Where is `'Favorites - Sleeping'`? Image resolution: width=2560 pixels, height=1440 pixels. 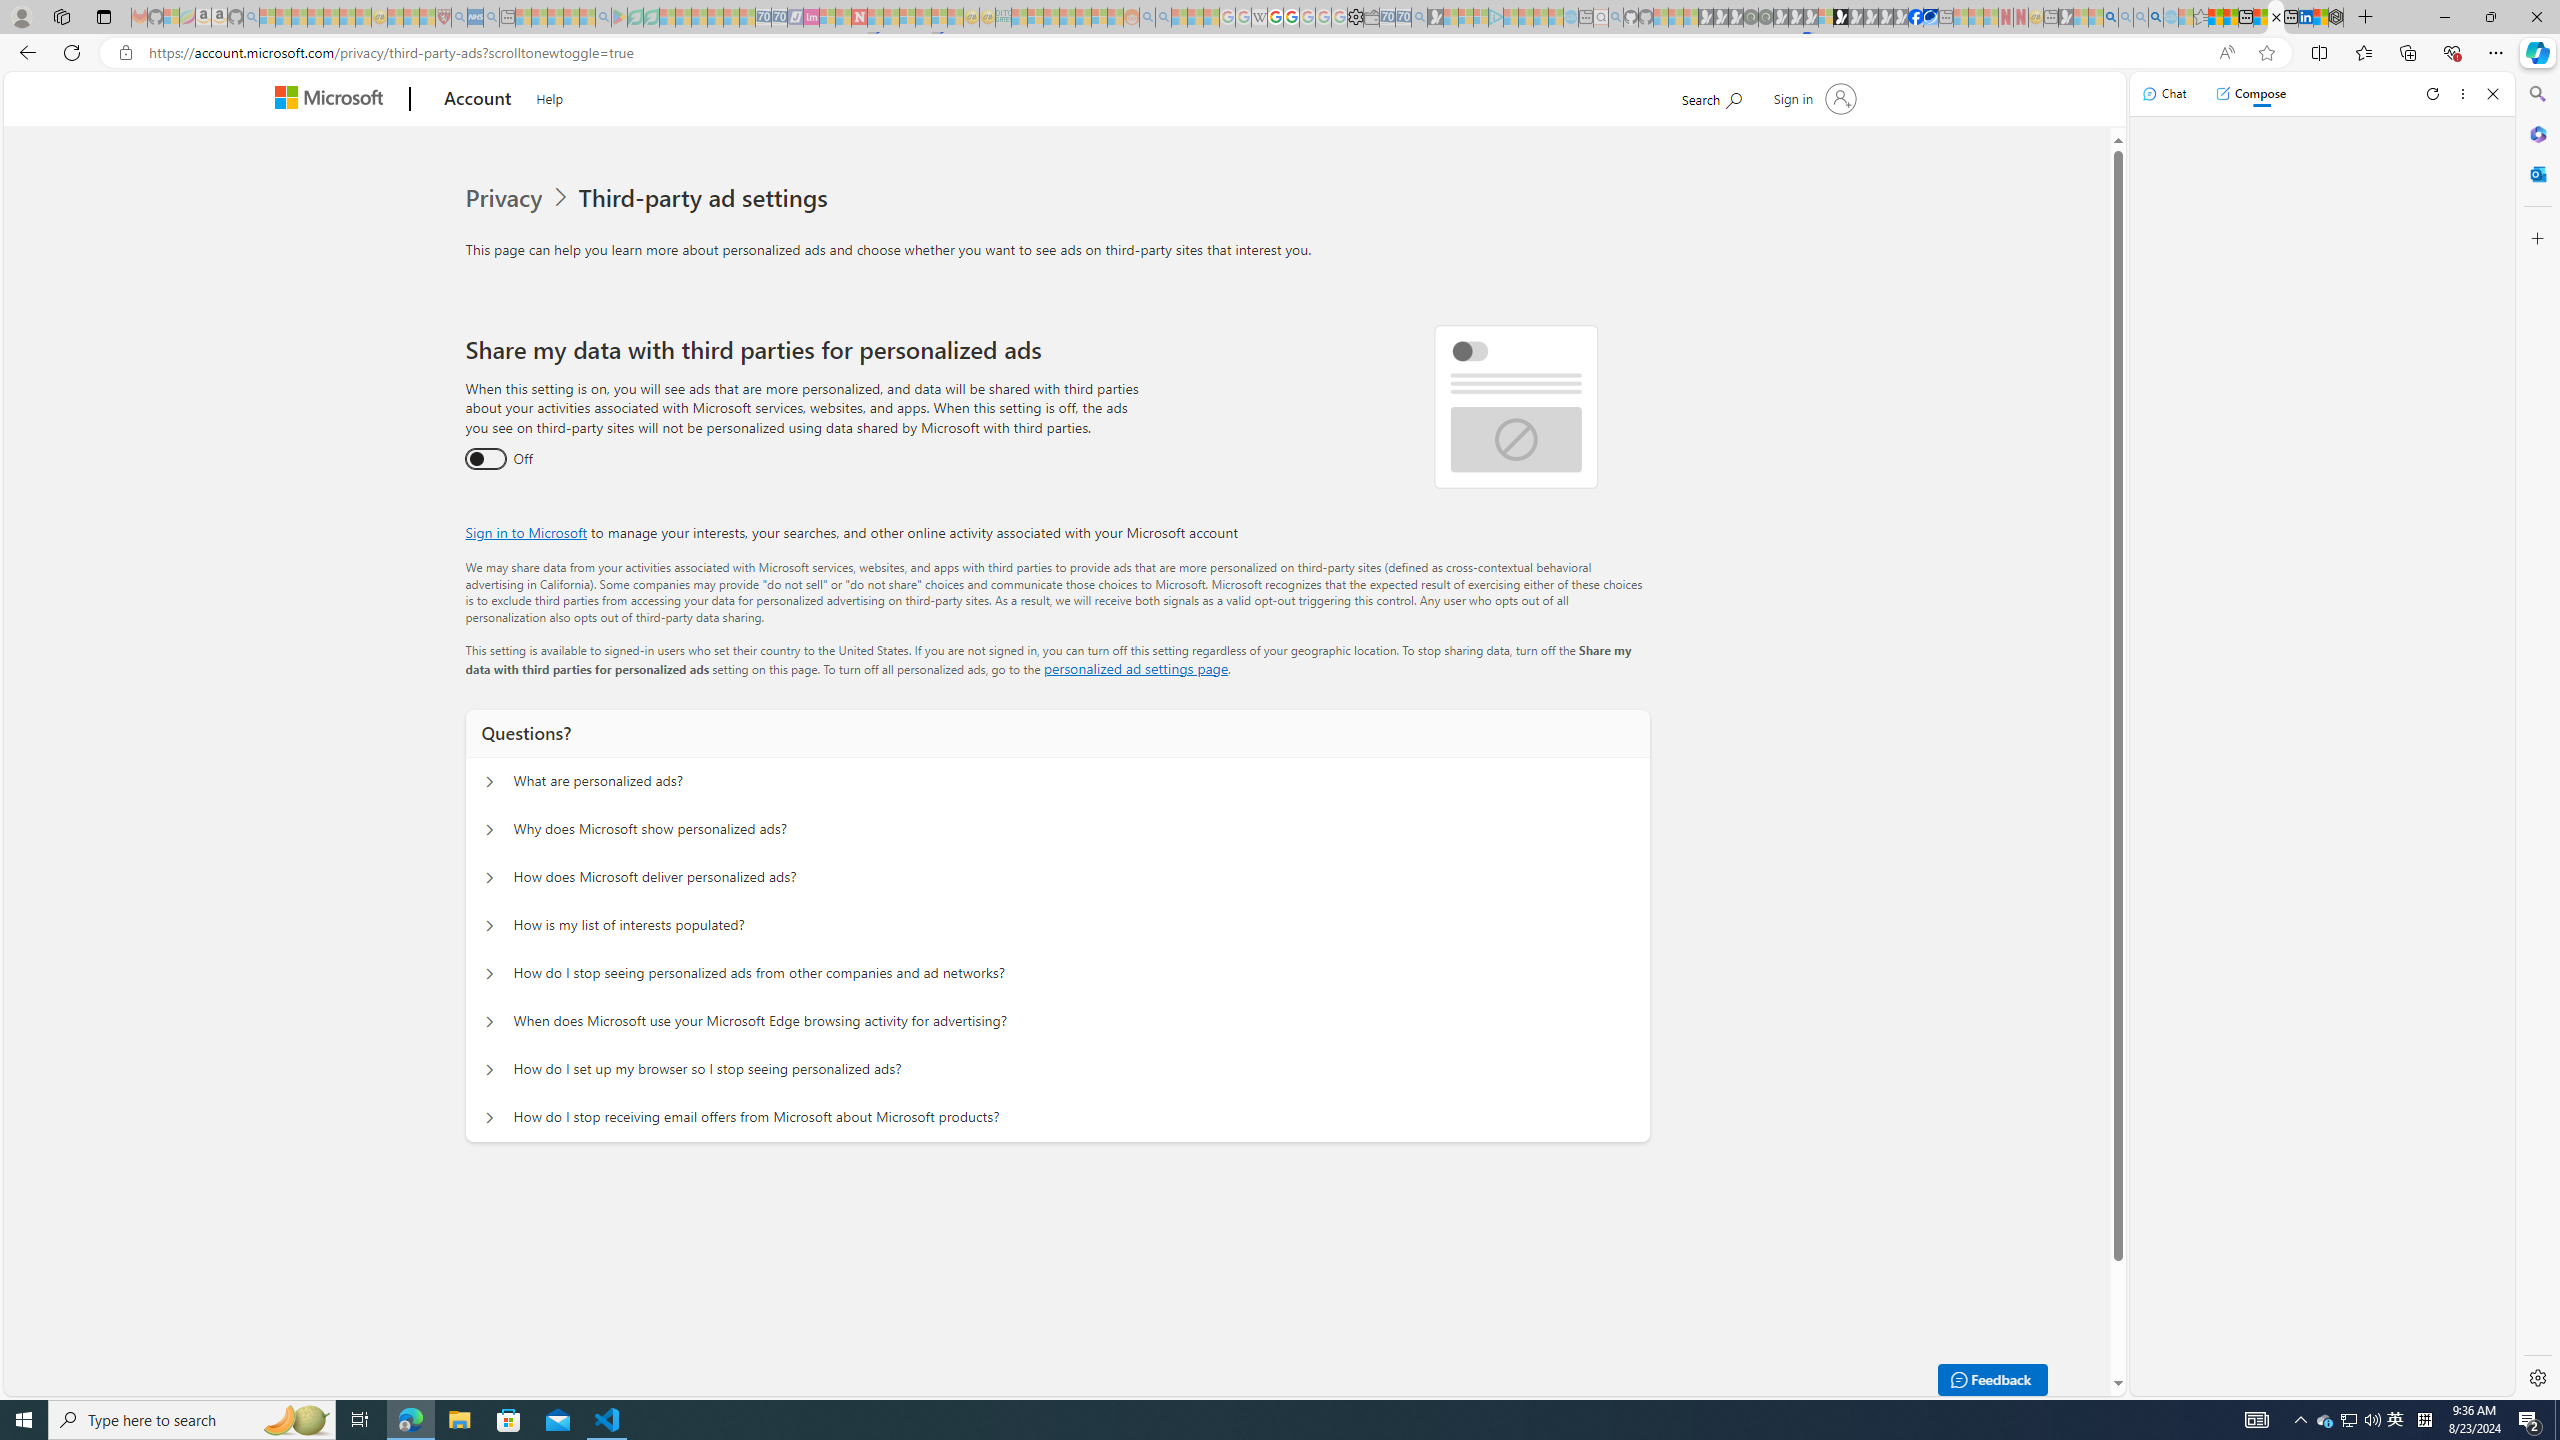
'Favorites - Sleeping' is located at coordinates (2201, 16).